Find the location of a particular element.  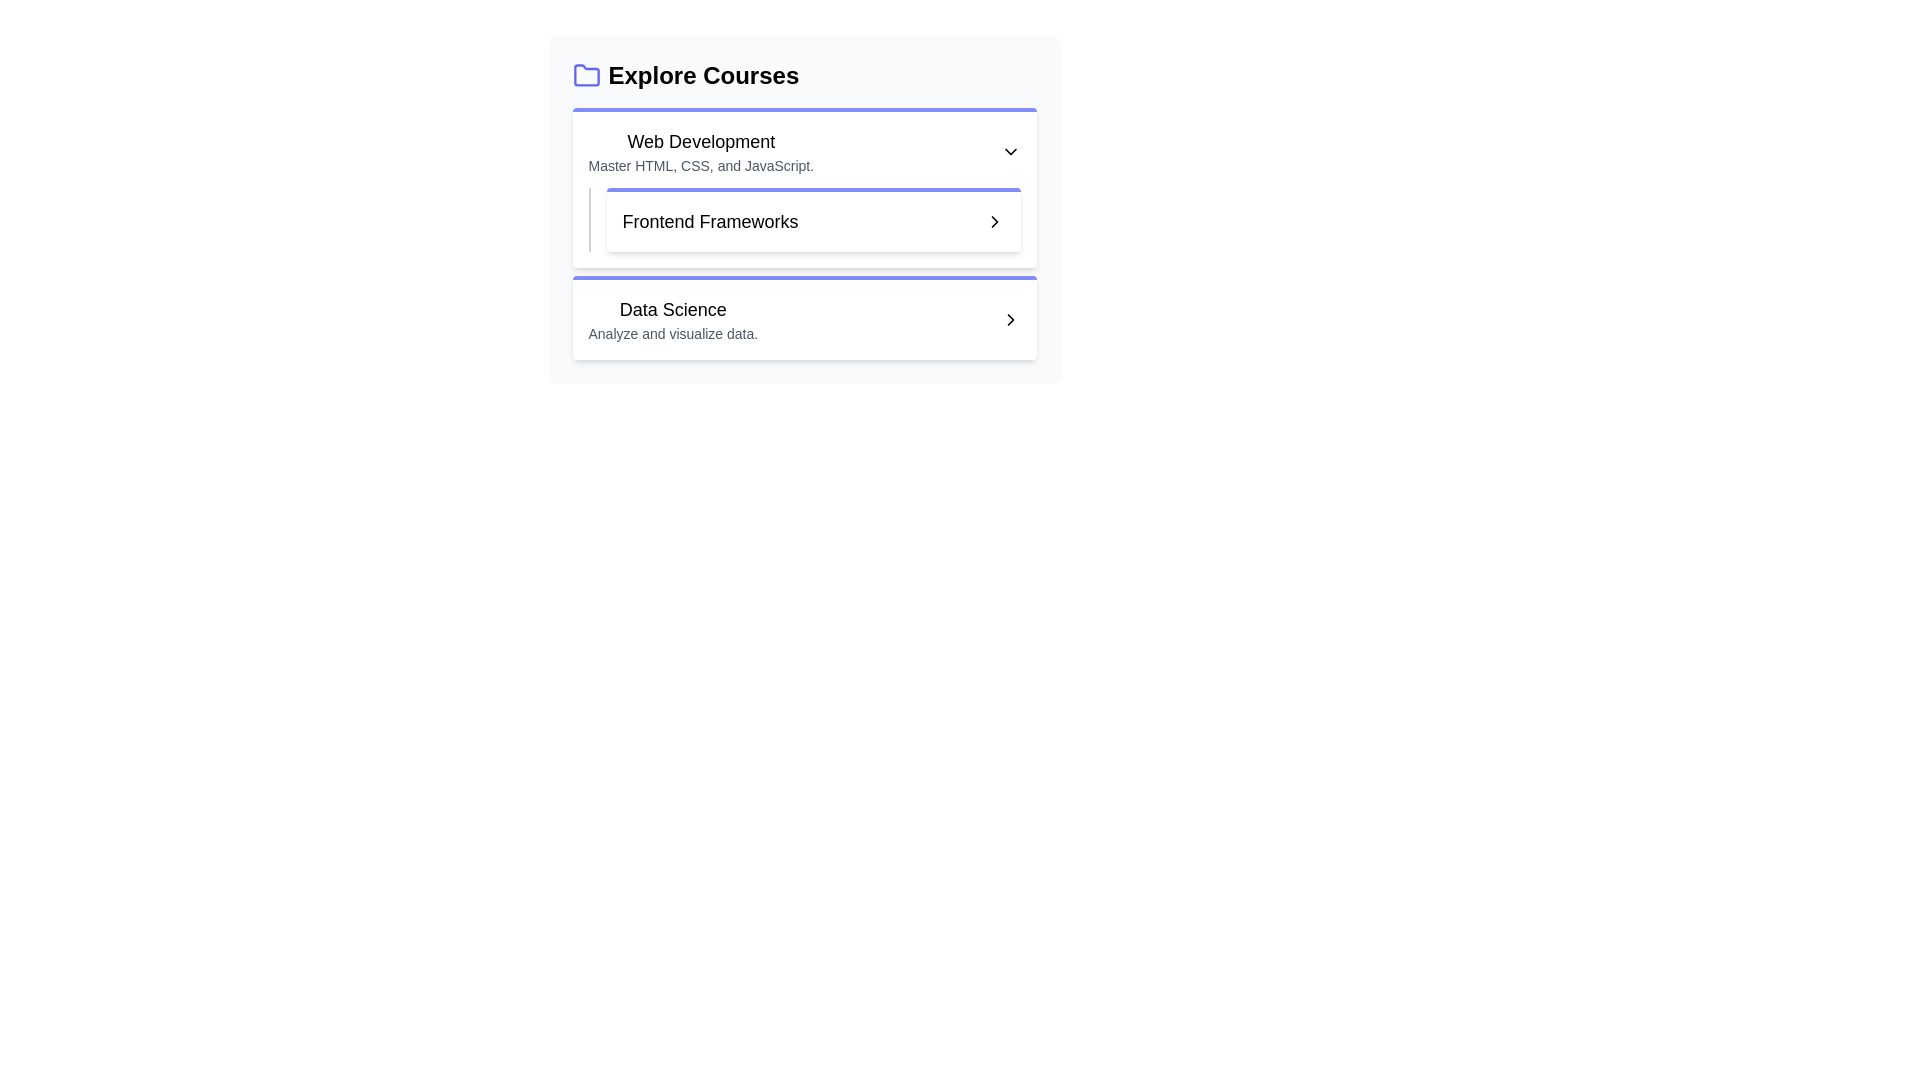

the 'Web Development' dropdown toggle button, which features a bold heading and a downward-pointing arrow is located at coordinates (804, 150).